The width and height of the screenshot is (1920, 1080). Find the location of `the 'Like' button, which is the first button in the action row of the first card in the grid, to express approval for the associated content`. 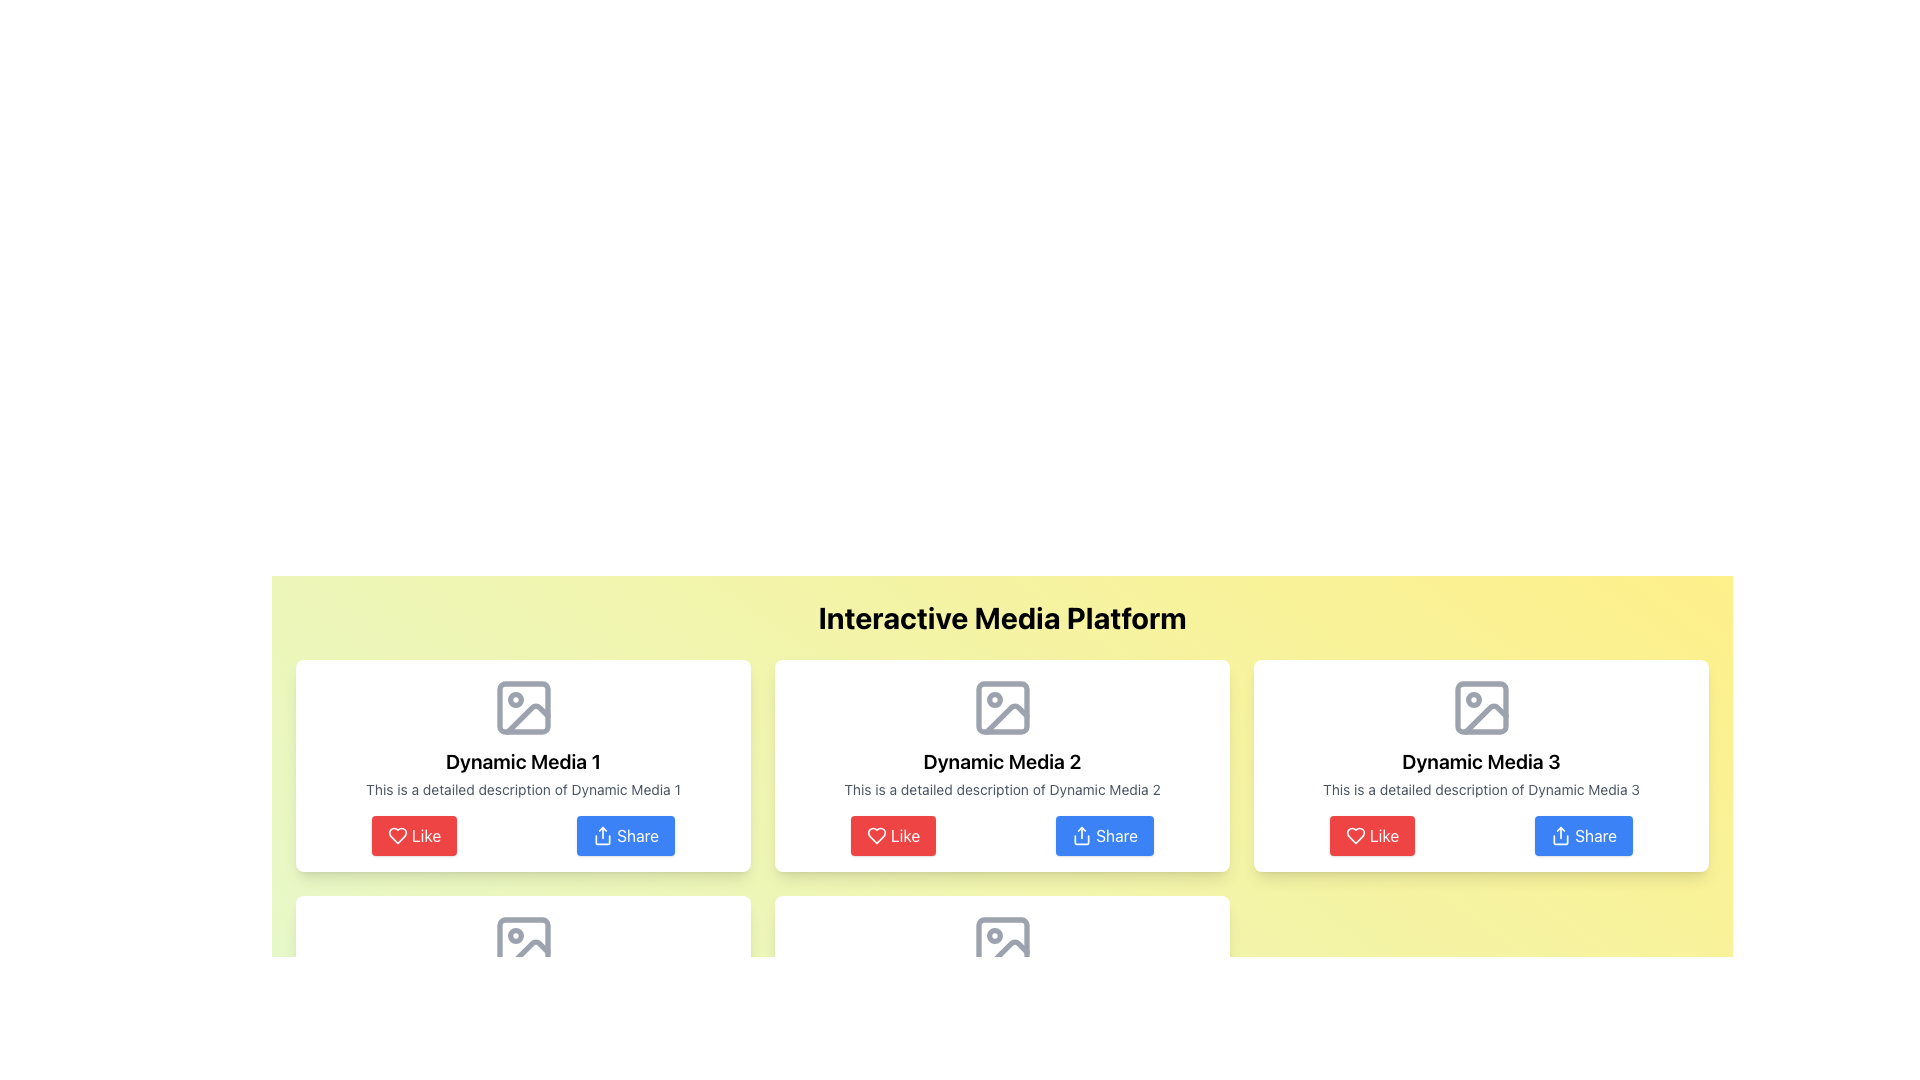

the 'Like' button, which is the first button in the action row of the first card in the grid, to express approval for the associated content is located at coordinates (413, 836).